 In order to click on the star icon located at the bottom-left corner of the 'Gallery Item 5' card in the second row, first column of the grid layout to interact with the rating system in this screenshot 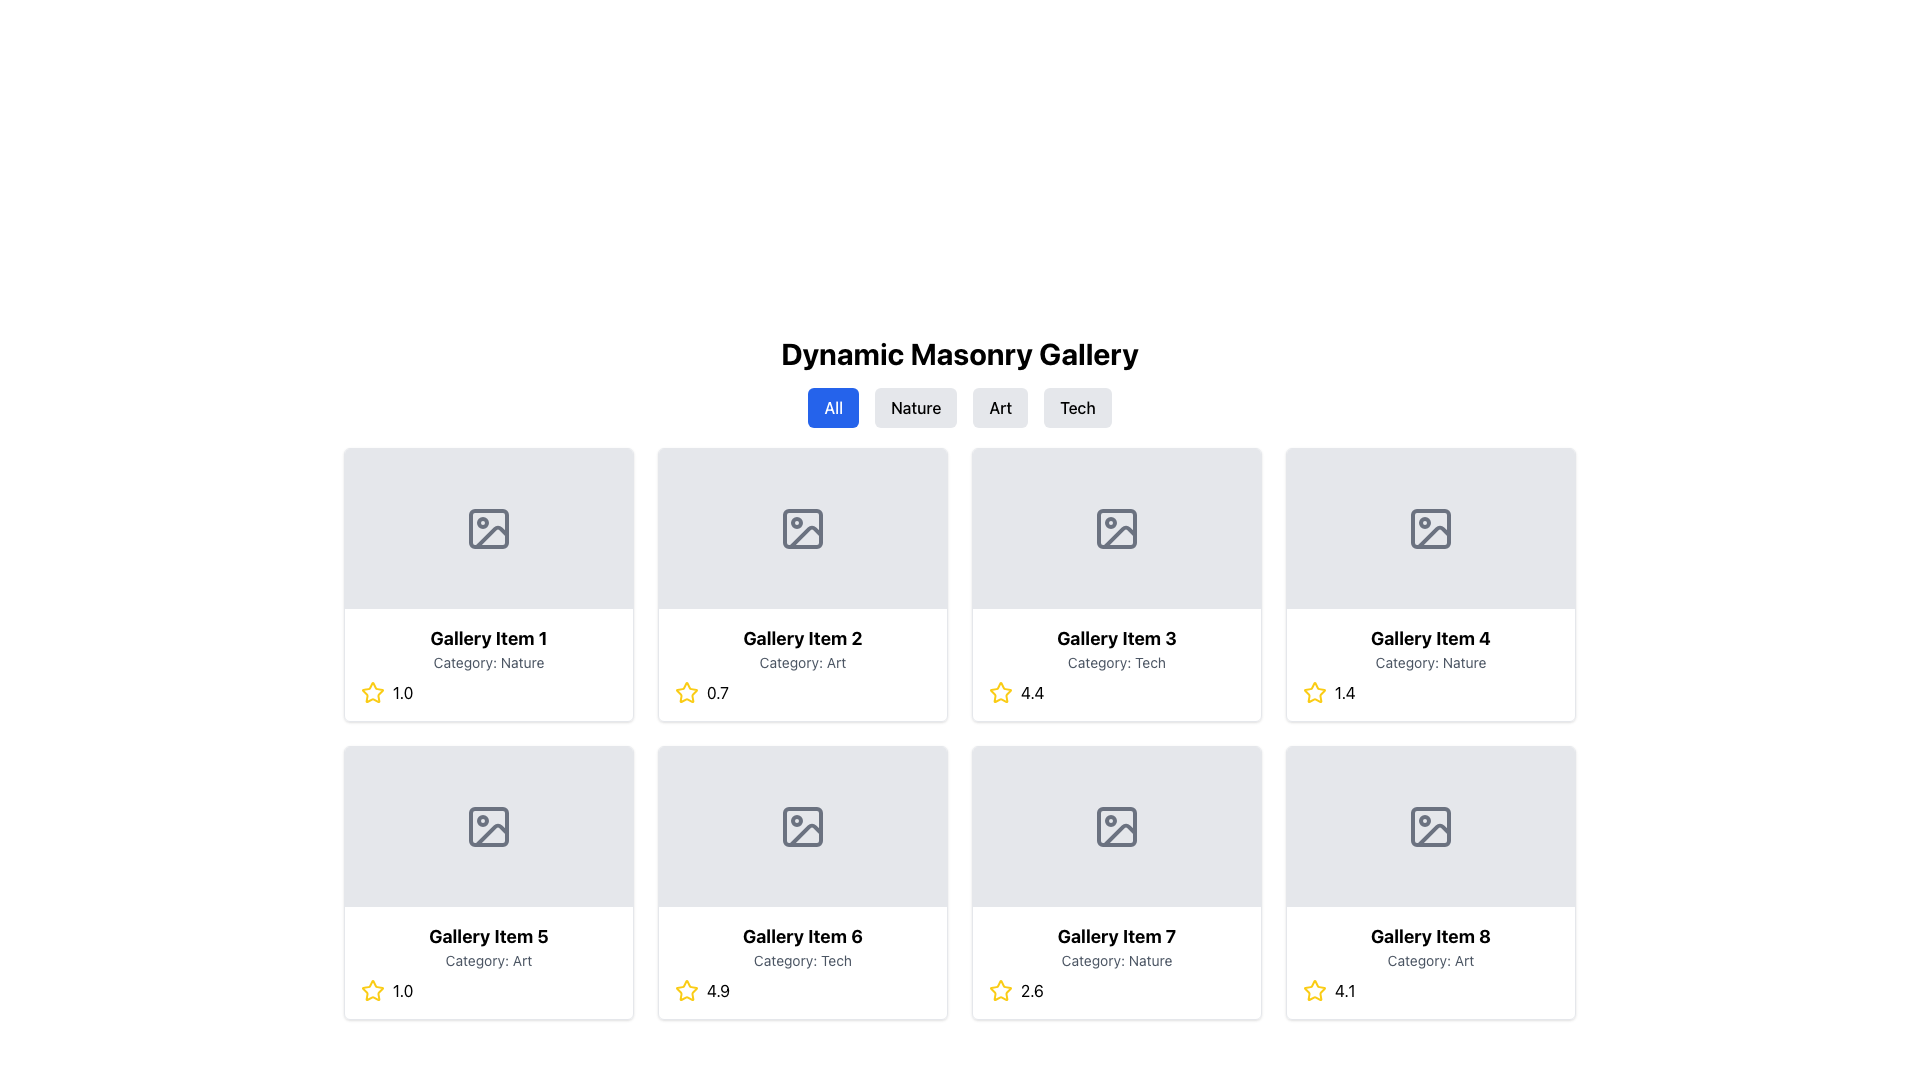, I will do `click(373, 990)`.